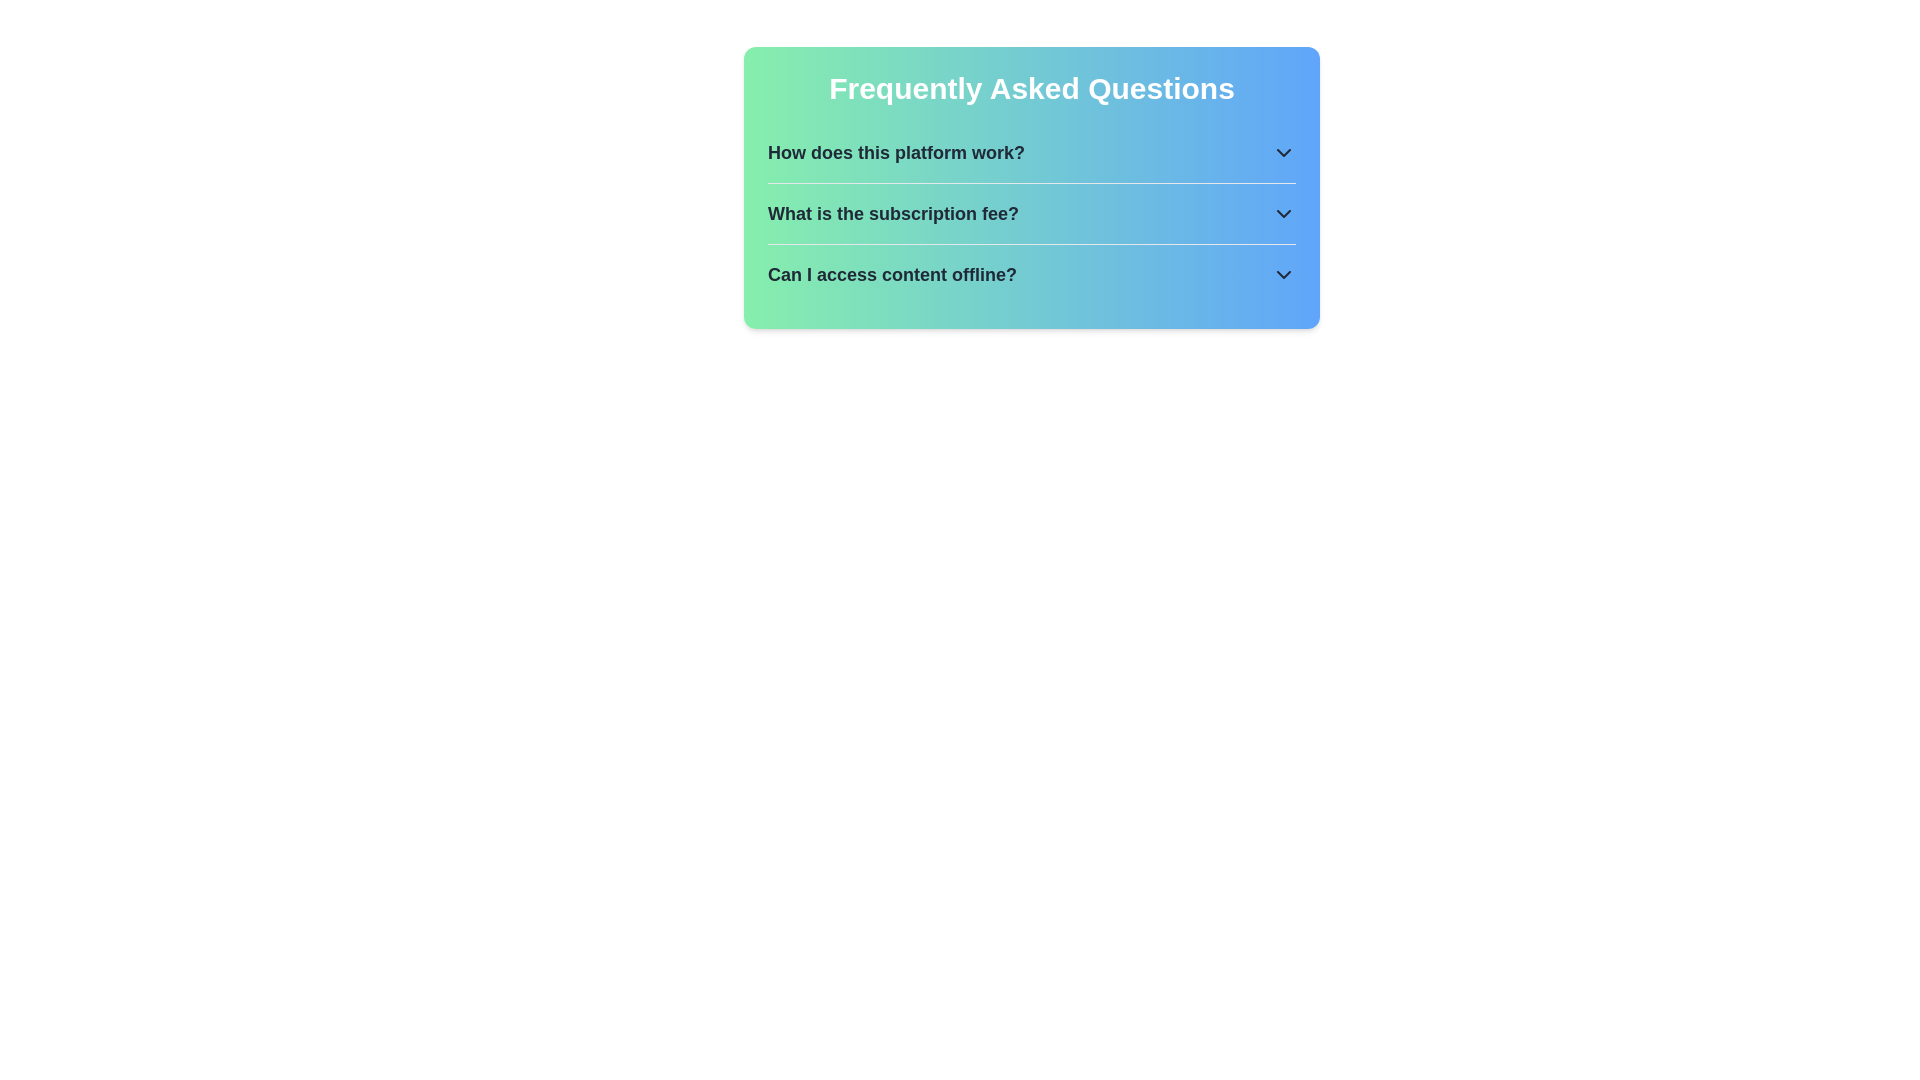 Image resolution: width=1920 pixels, height=1080 pixels. What do you see at coordinates (892, 213) in the screenshot?
I see `the clickable Text Label in the FAQ section, which is located between the questions 'How does this platform work?' and 'Can I access content offline?'` at bounding box center [892, 213].